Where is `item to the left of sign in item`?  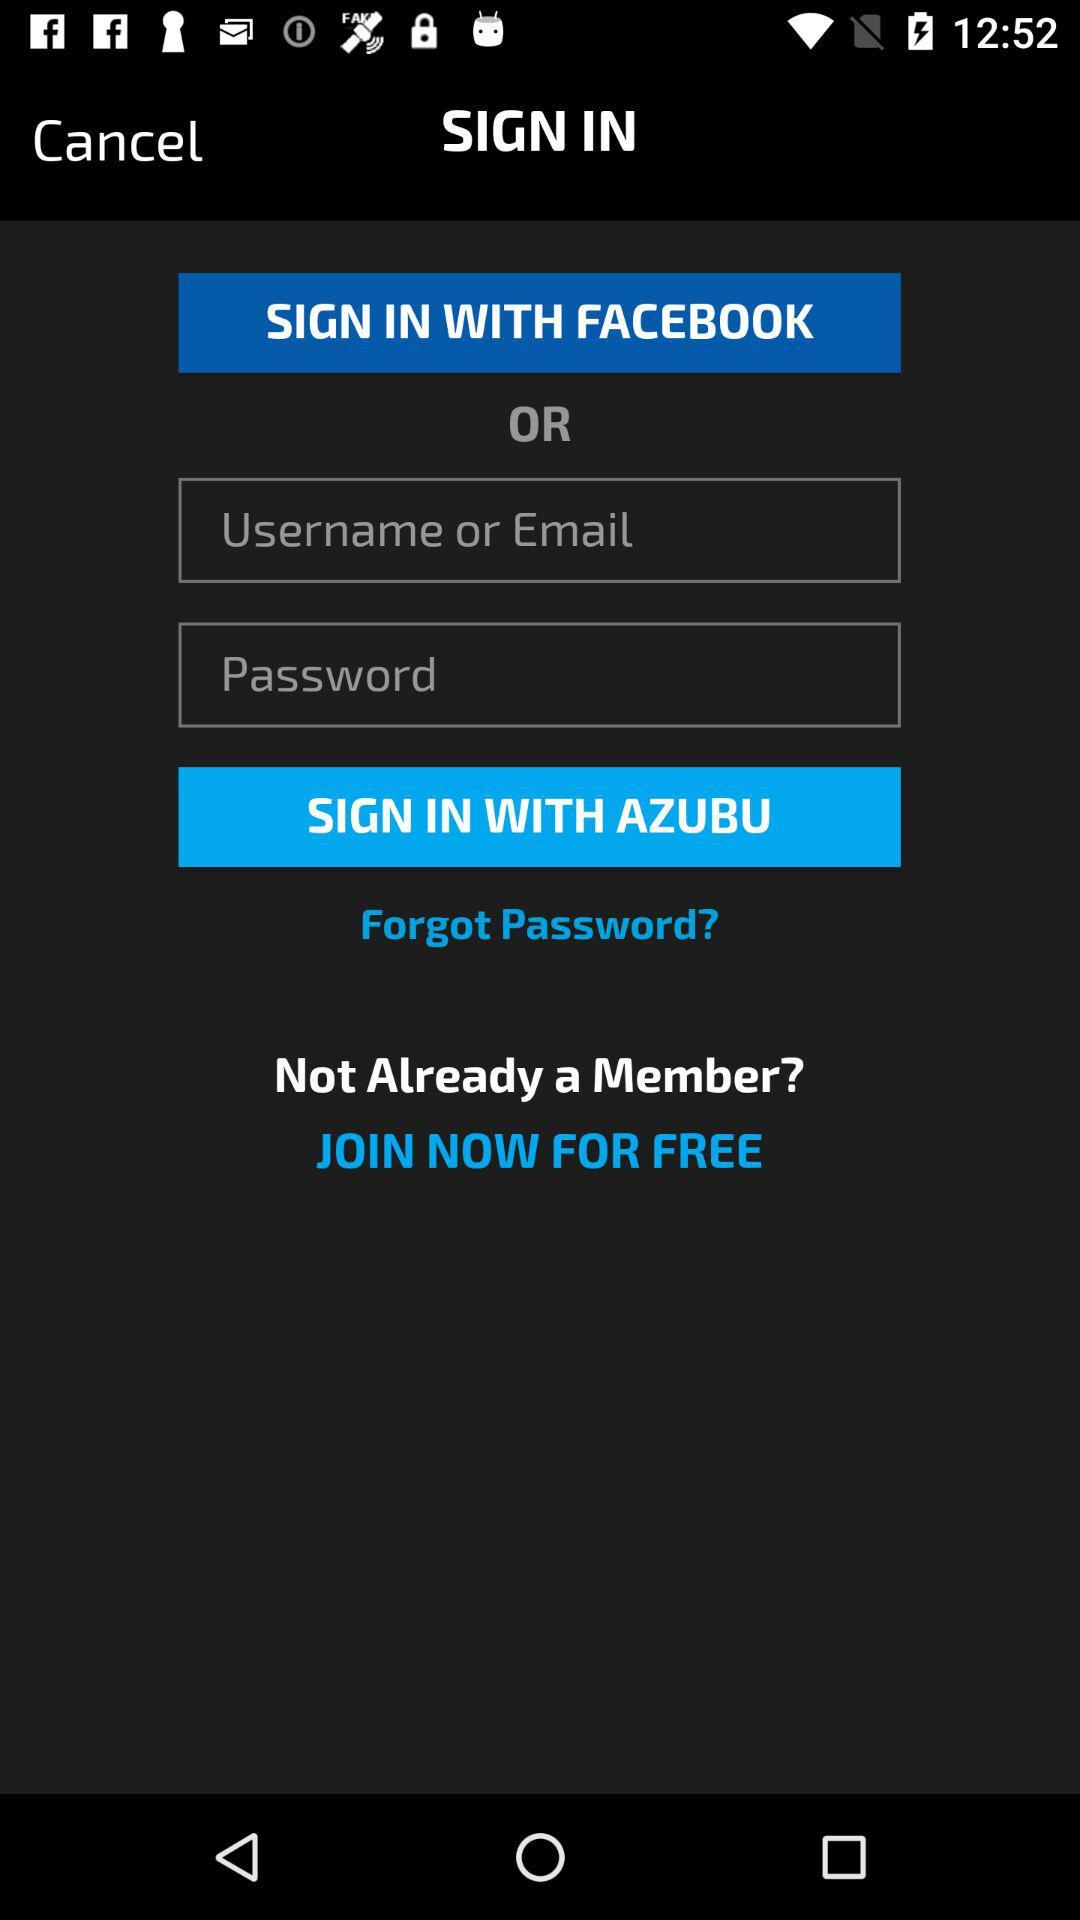 item to the left of sign in item is located at coordinates (117, 140).